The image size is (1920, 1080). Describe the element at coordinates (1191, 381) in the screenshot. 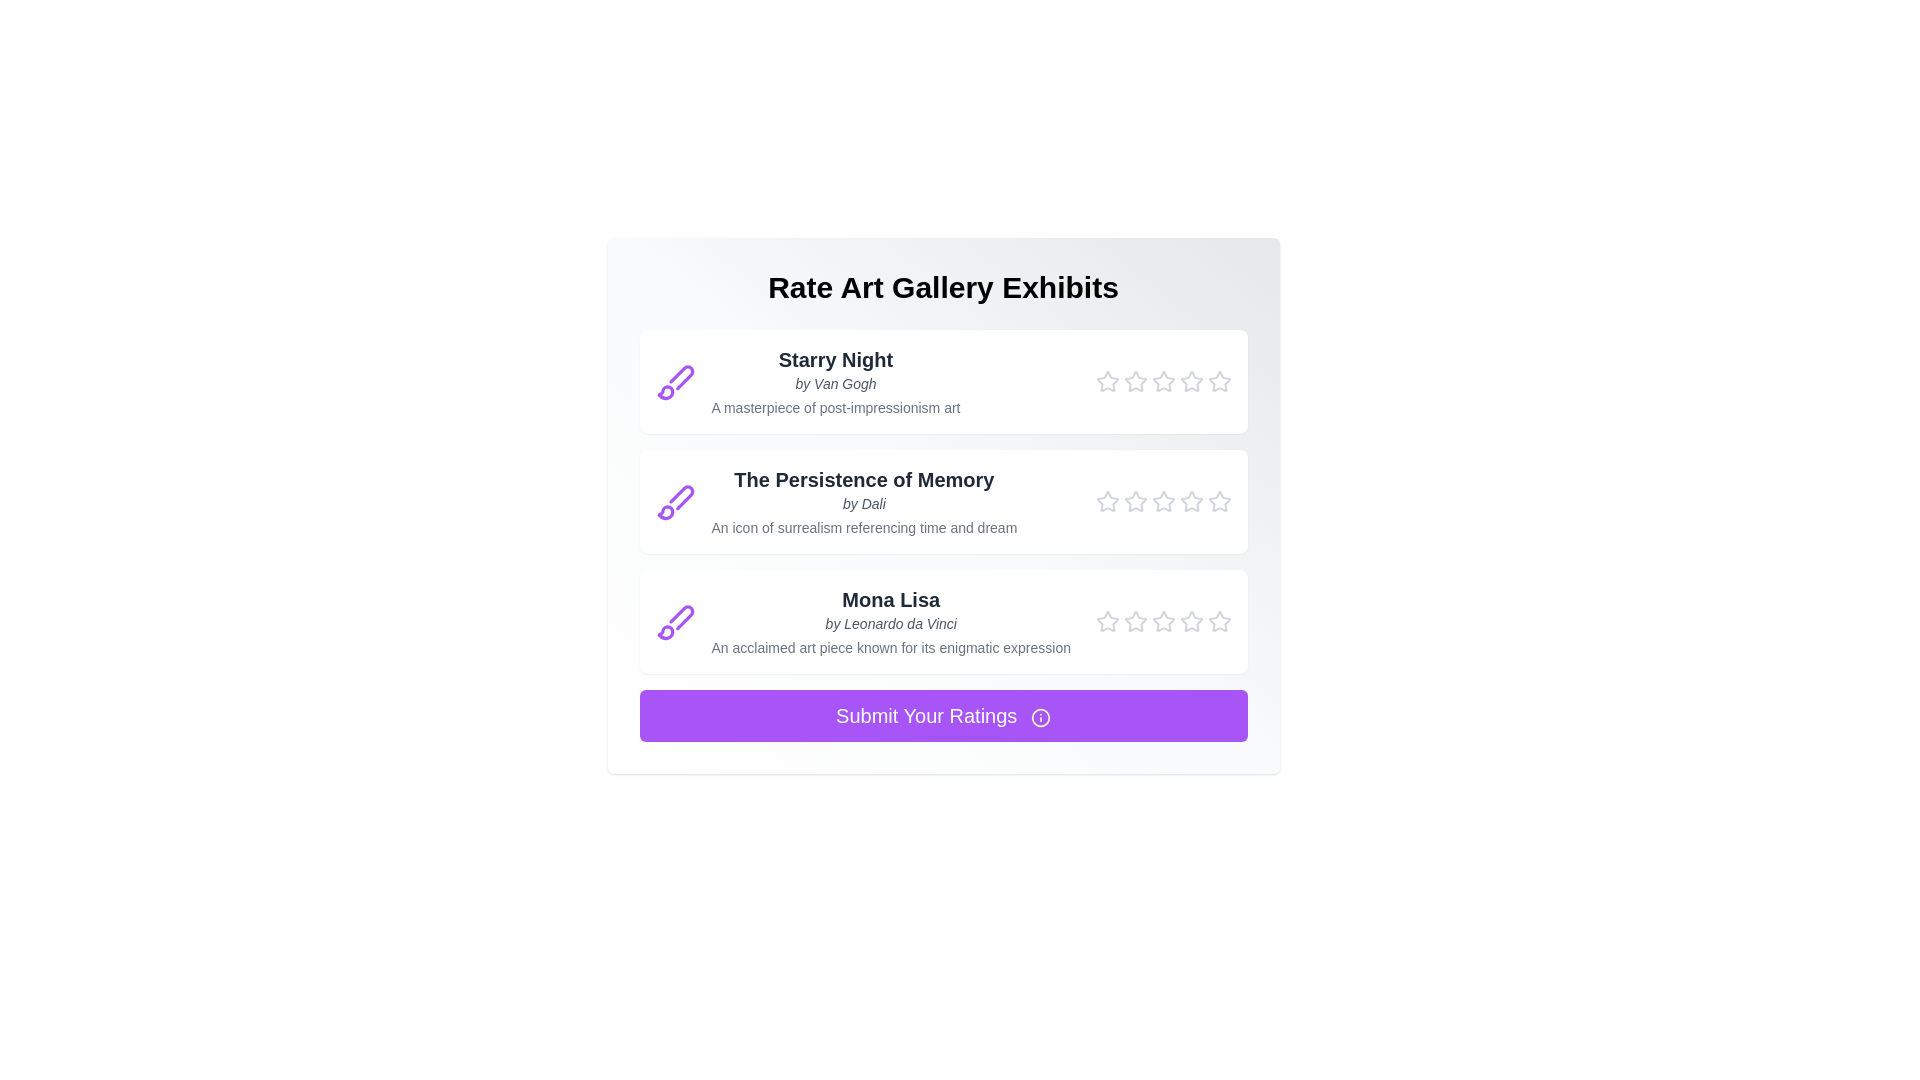

I see `the star corresponding to 4 stars to preview the rating` at that location.